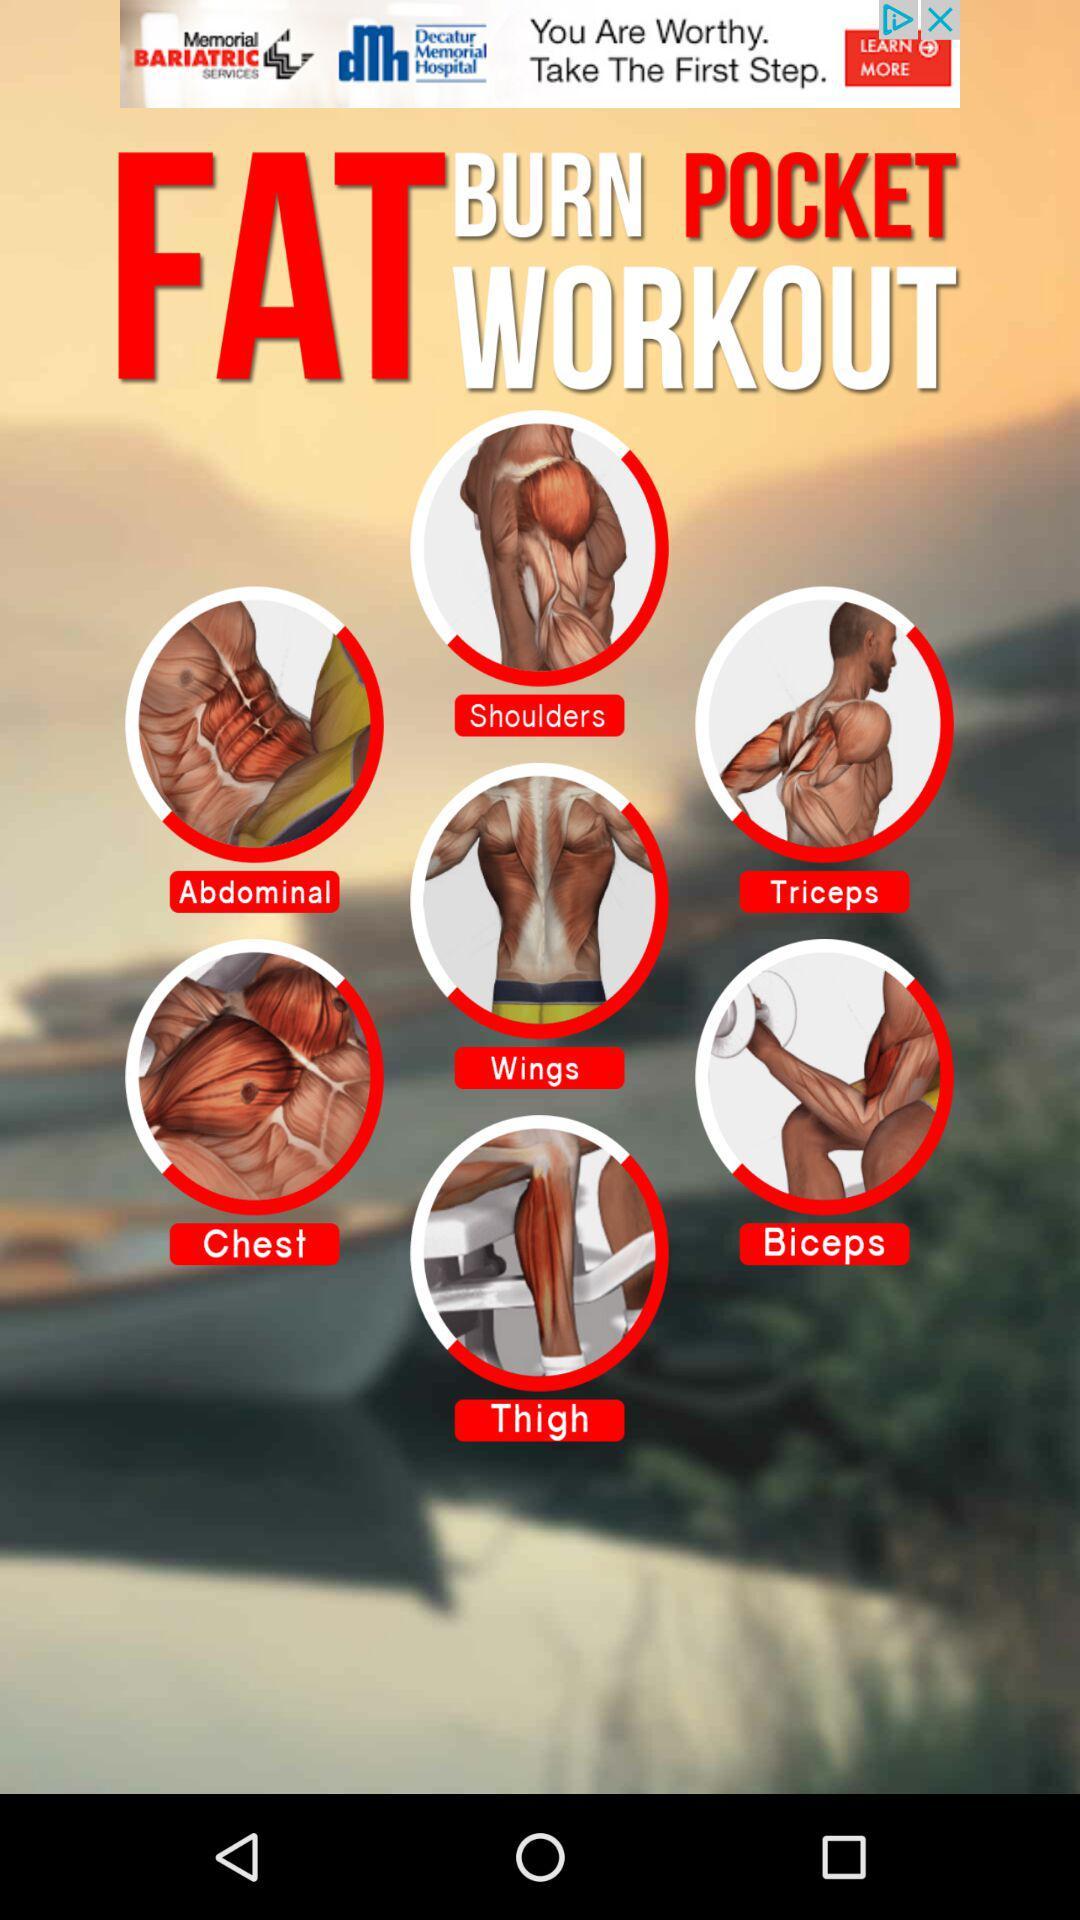  Describe the element at coordinates (824, 748) in the screenshot. I see `image` at that location.